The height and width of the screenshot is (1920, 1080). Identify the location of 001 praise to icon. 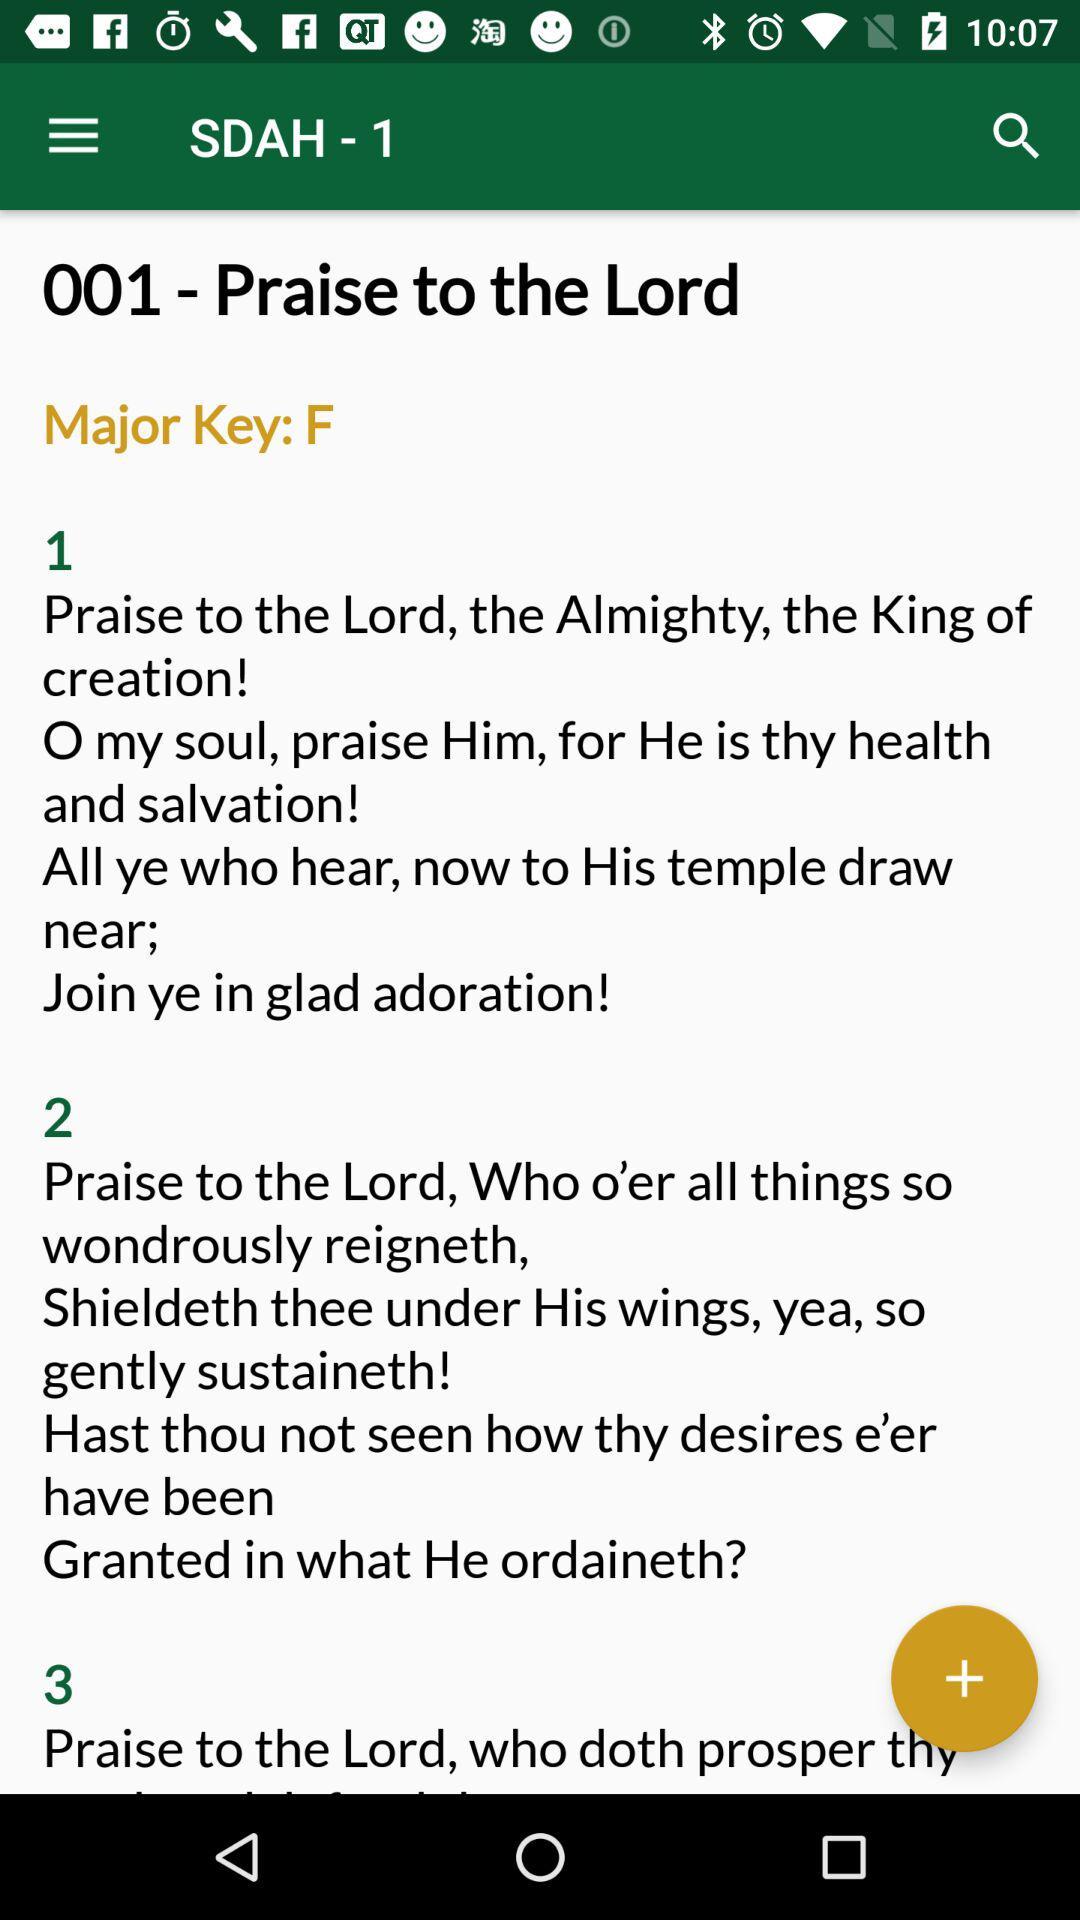
(540, 1022).